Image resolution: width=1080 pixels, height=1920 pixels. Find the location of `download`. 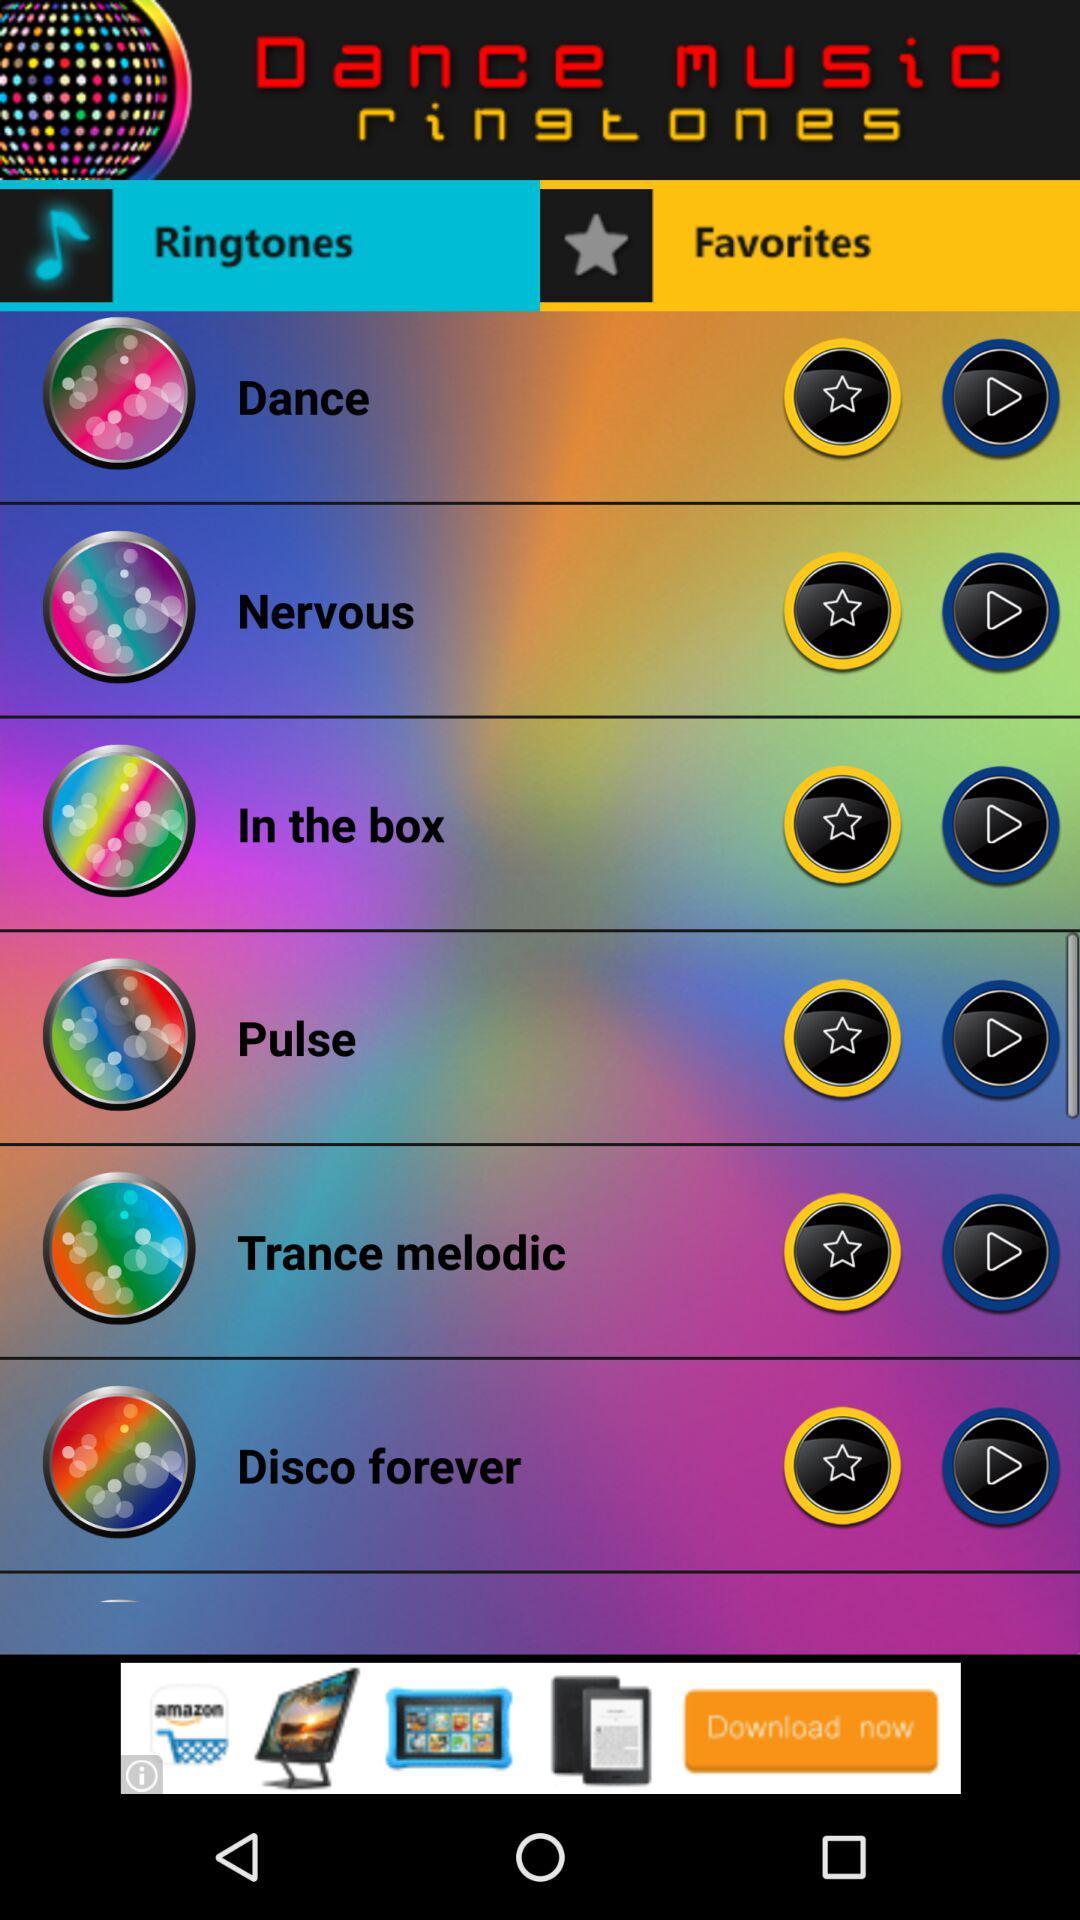

download is located at coordinates (540, 1727).